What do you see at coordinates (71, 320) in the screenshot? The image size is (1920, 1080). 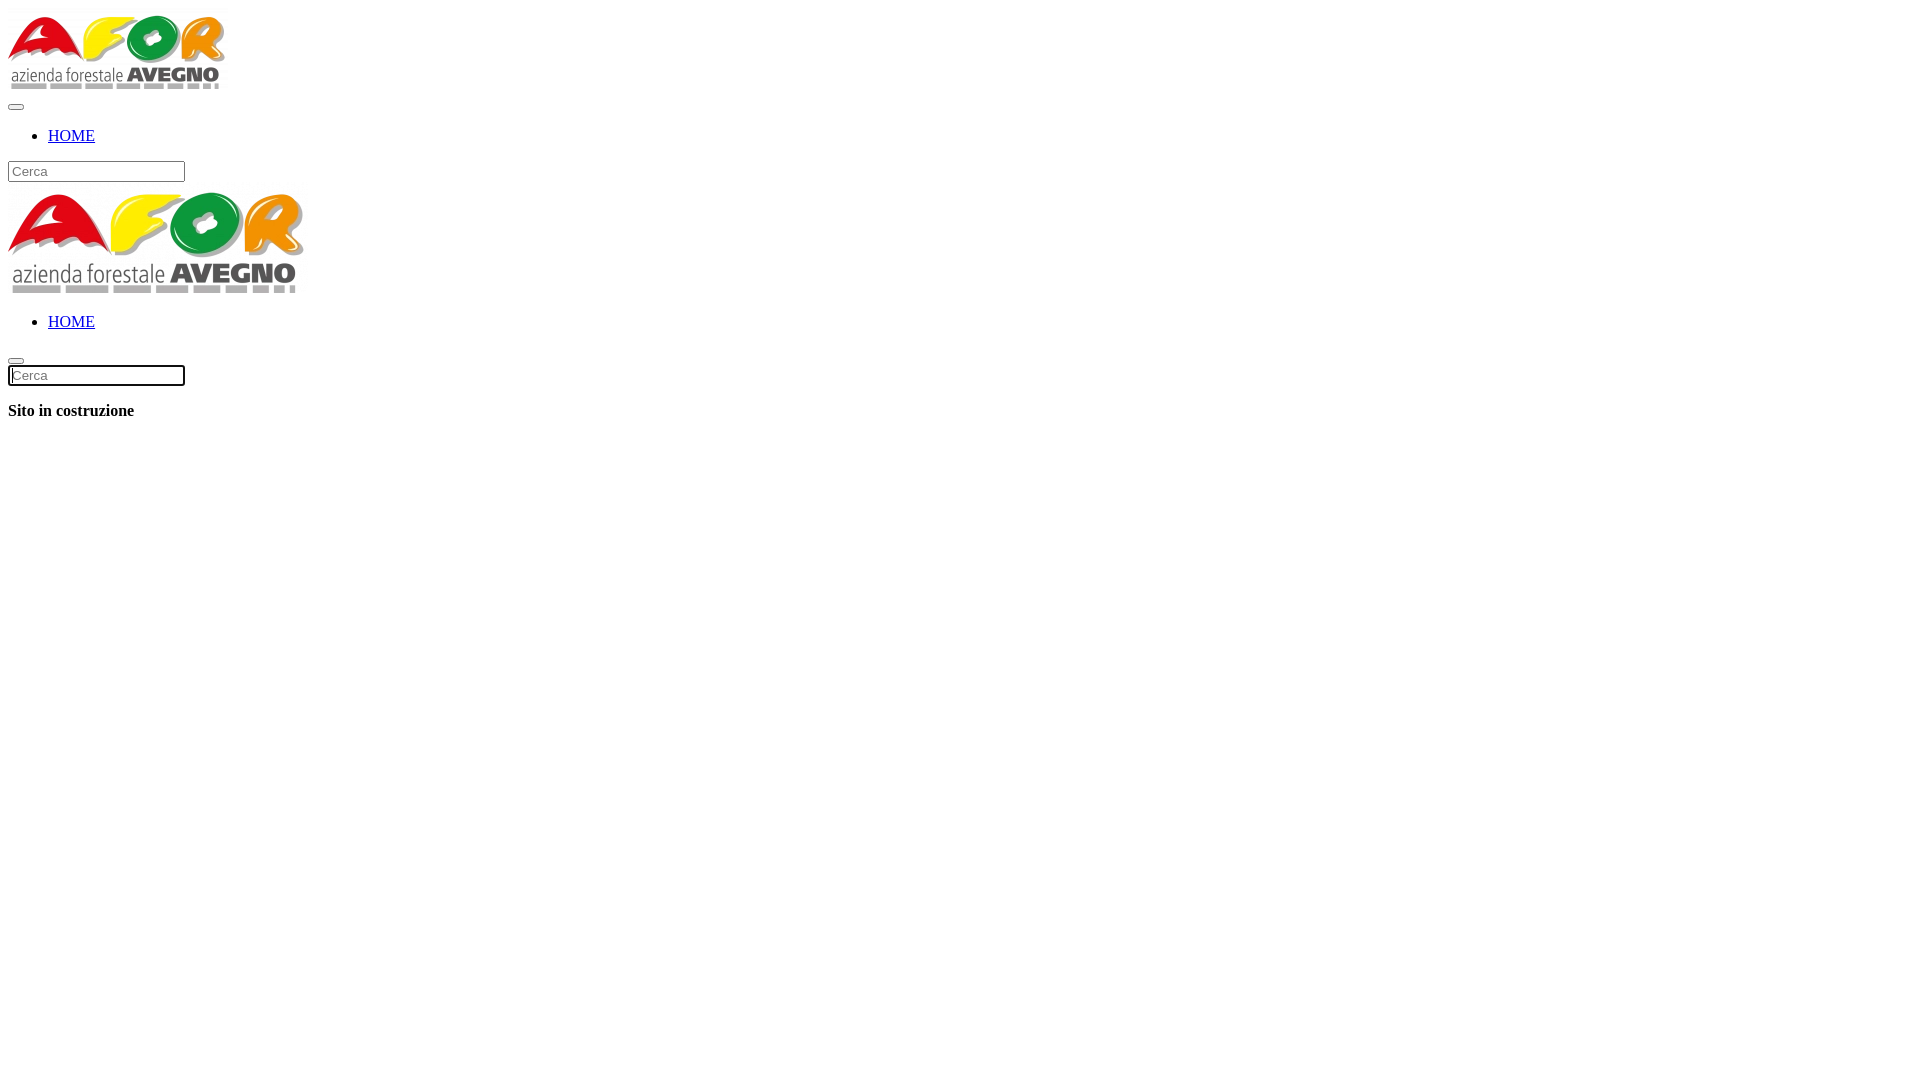 I see `'HOME'` at bounding box center [71, 320].